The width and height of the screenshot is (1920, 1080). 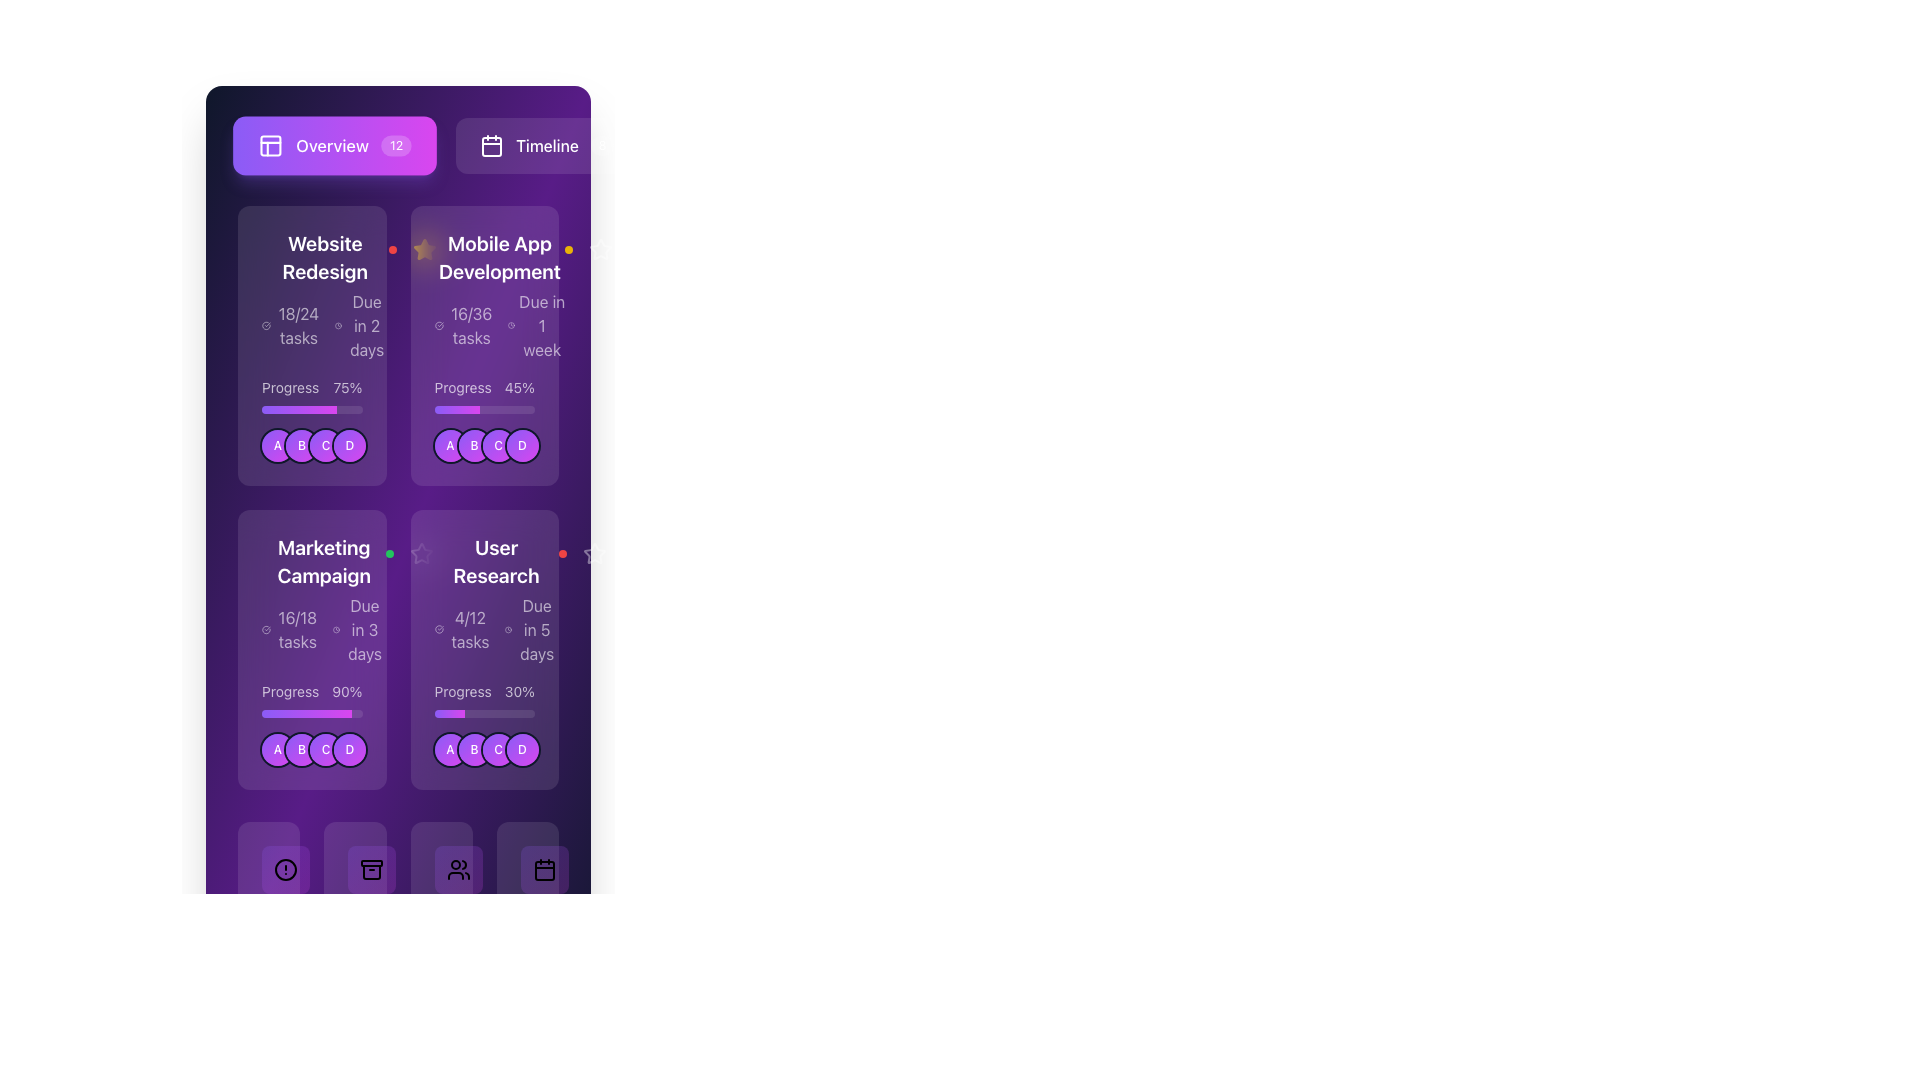 What do you see at coordinates (473, 749) in the screenshot?
I see `the circular avatar icon located` at bounding box center [473, 749].